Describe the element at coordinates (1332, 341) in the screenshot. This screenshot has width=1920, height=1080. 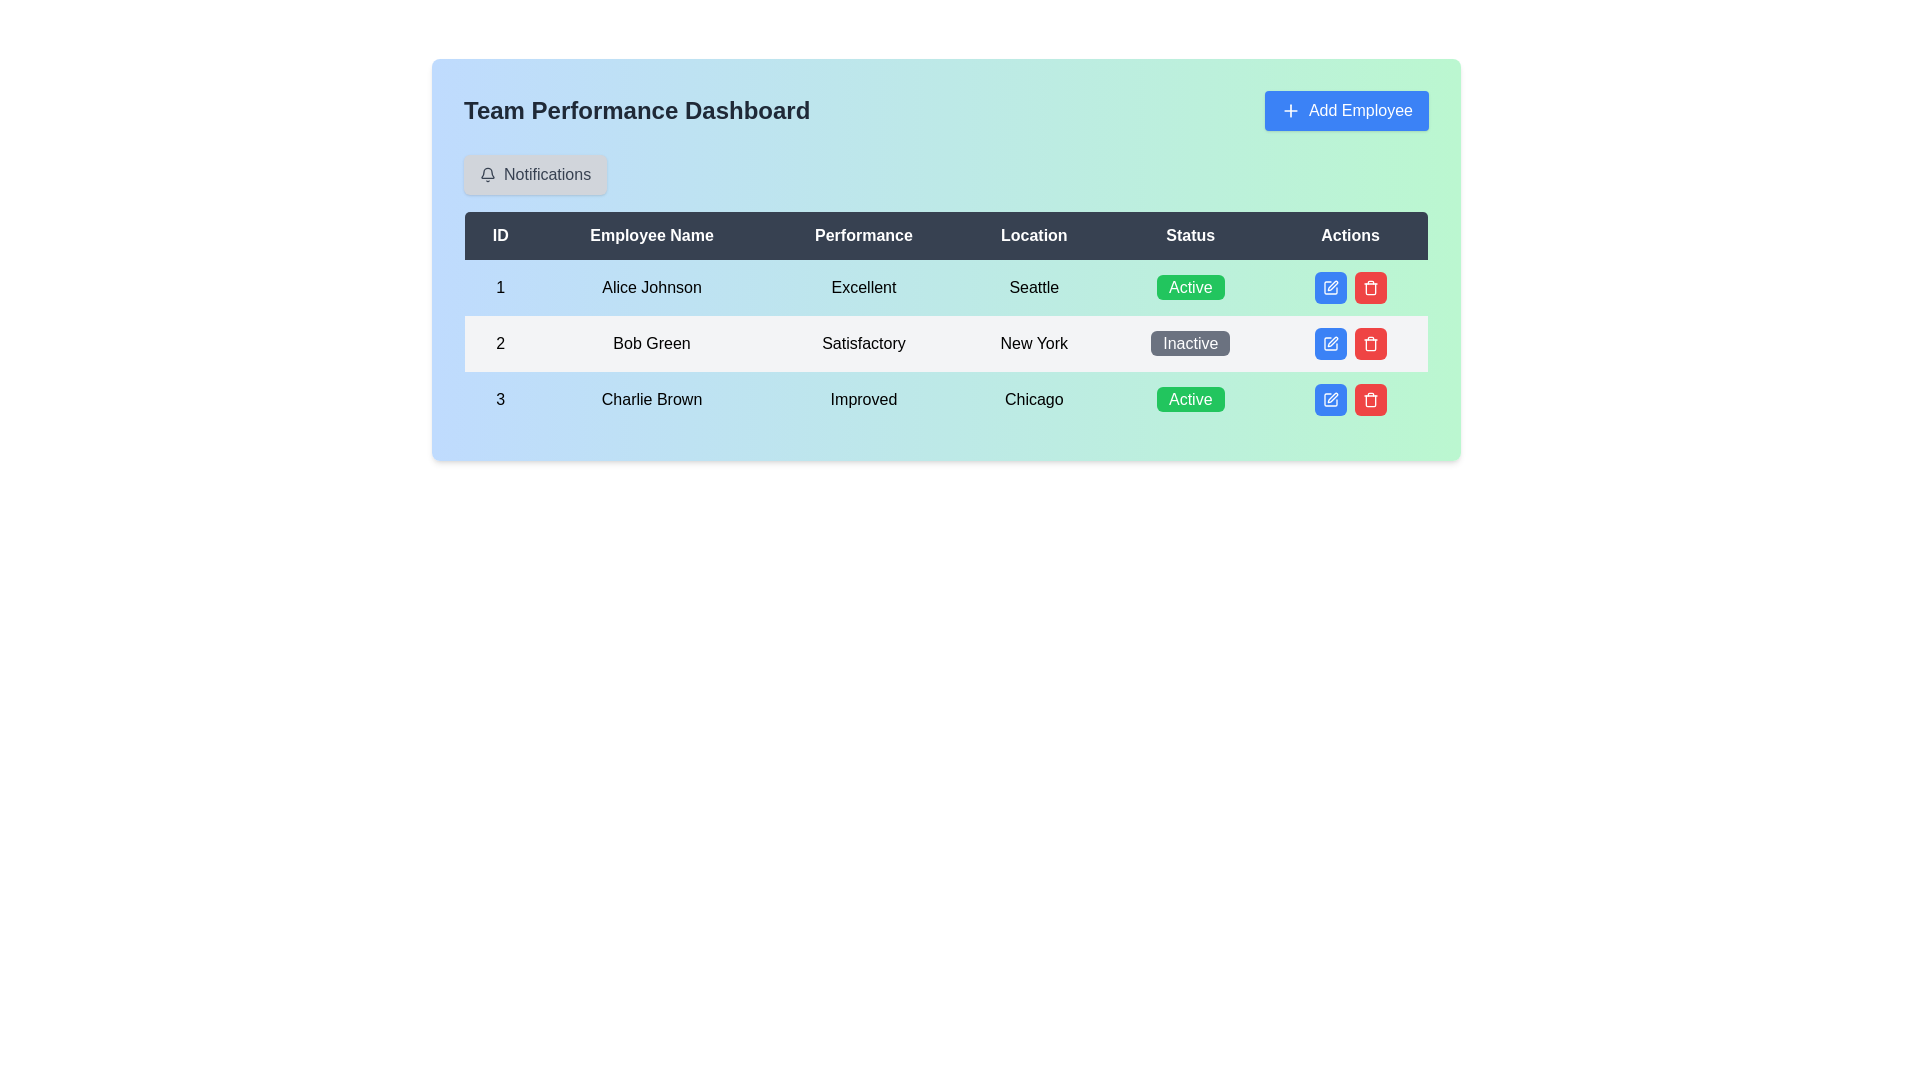
I see `the Edit icon in the Actions column for the row corresponding to Bob Green` at that location.